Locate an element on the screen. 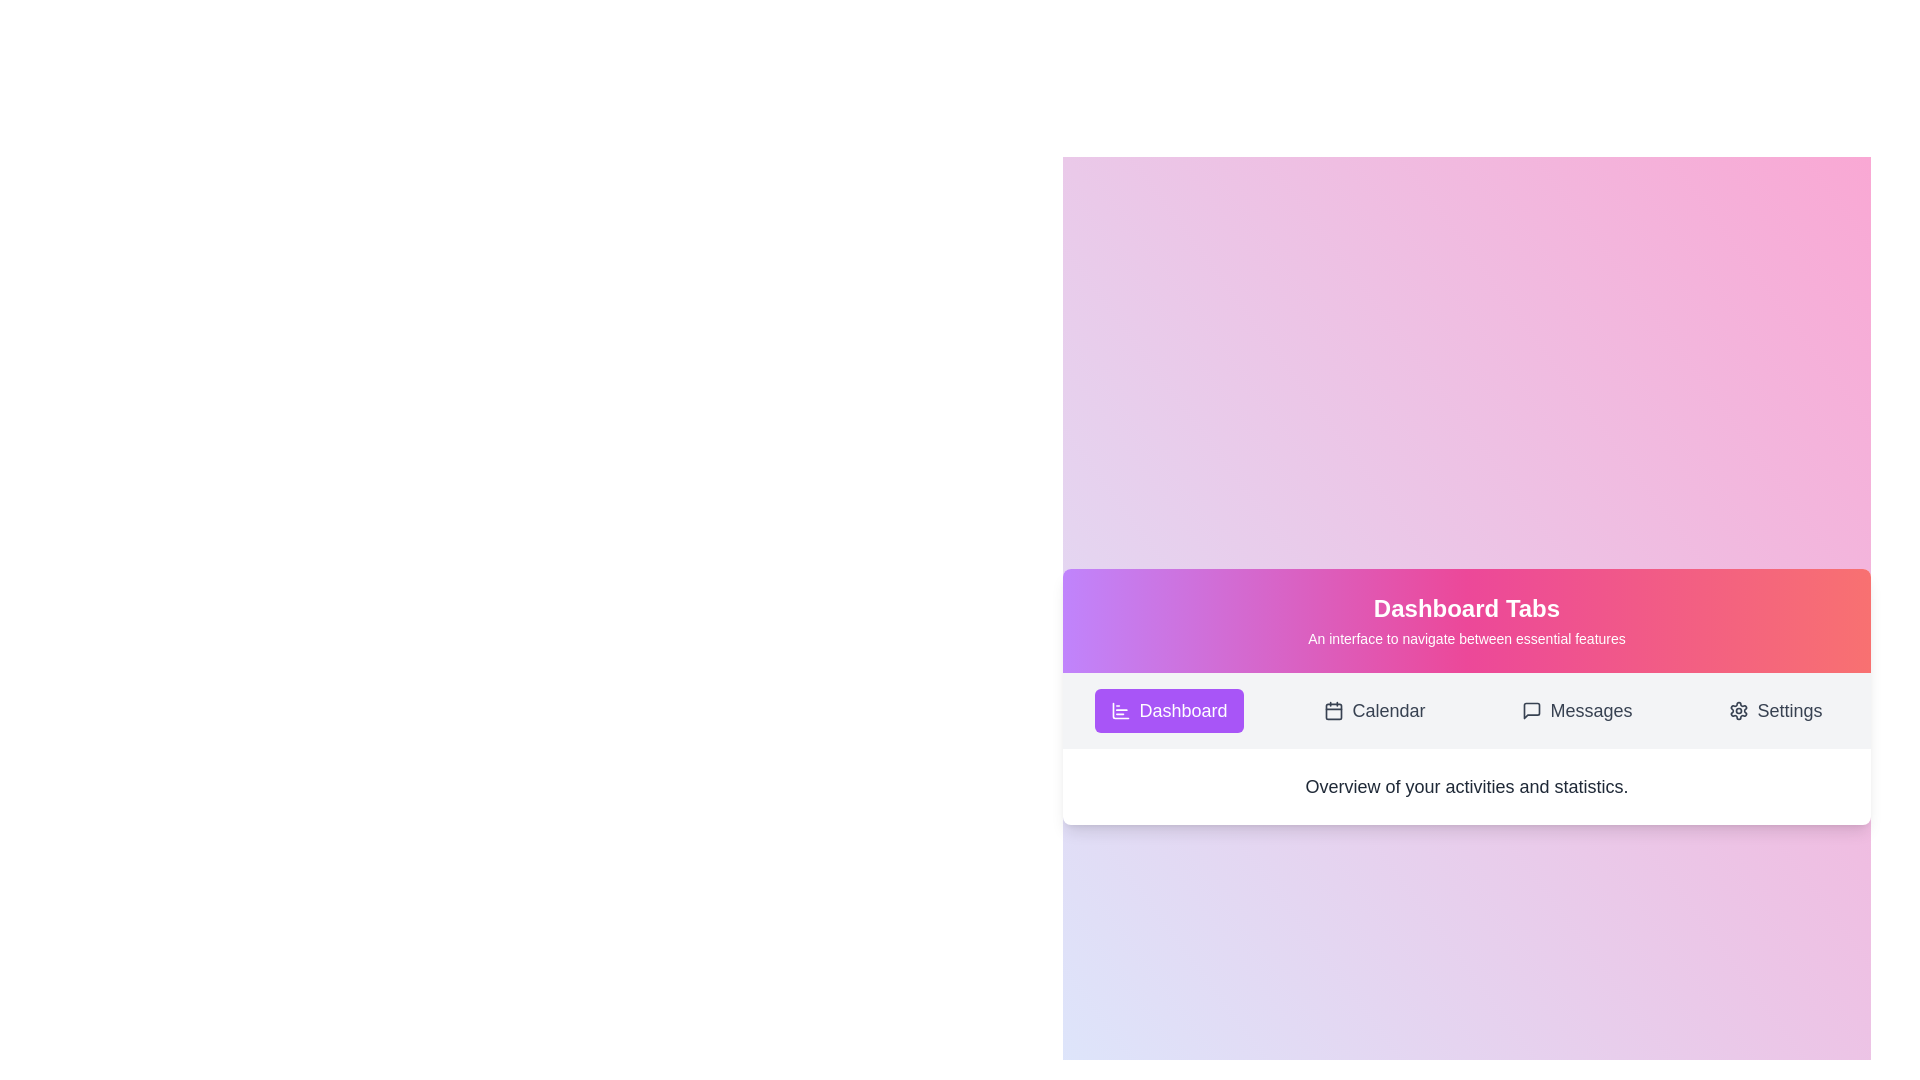 This screenshot has width=1920, height=1080. text of the Text Label located in the navigation bar, positioned between the 'Dashboard' and 'Messages' sections is located at coordinates (1387, 709).